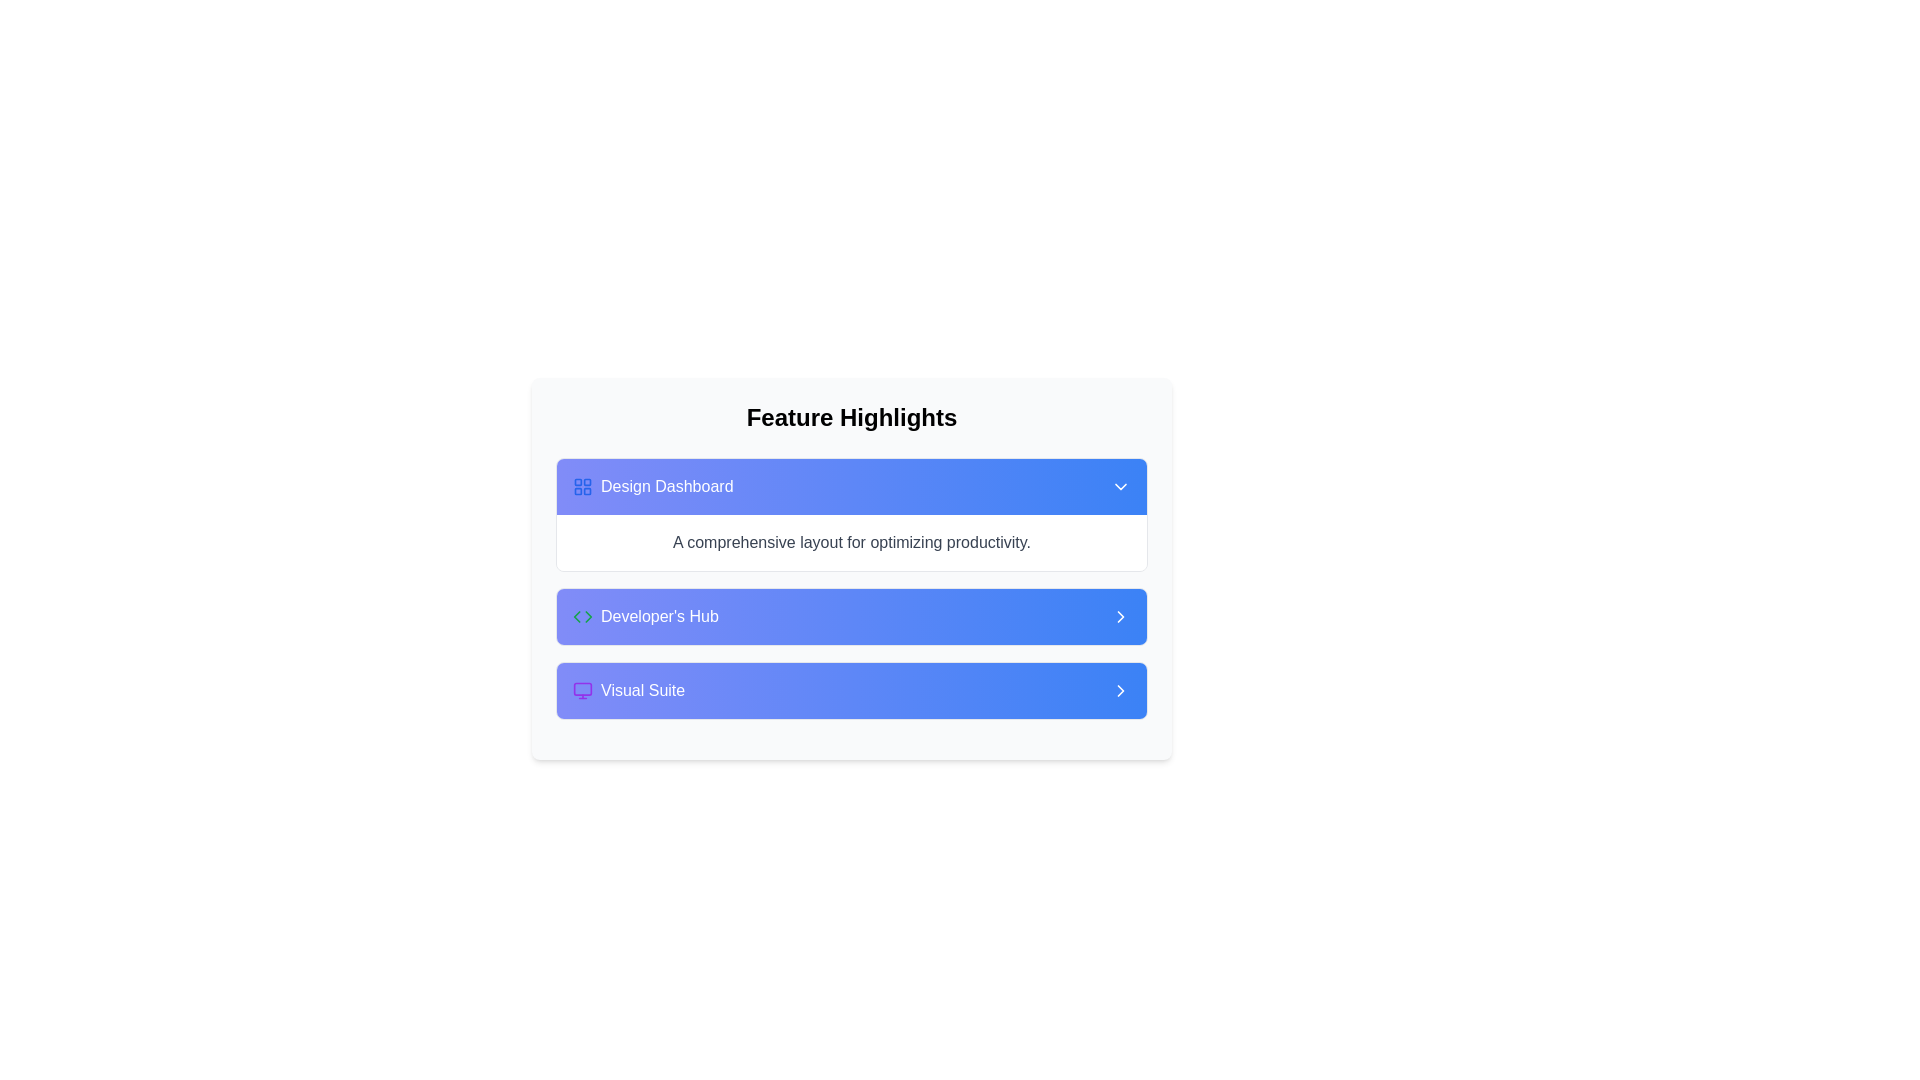 The width and height of the screenshot is (1920, 1080). What do you see at coordinates (581, 688) in the screenshot?
I see `the decorative graphic element within the monitor icon associated with the 'Visual Suite' option, located to the left of the text in the third row of the feature list` at bounding box center [581, 688].